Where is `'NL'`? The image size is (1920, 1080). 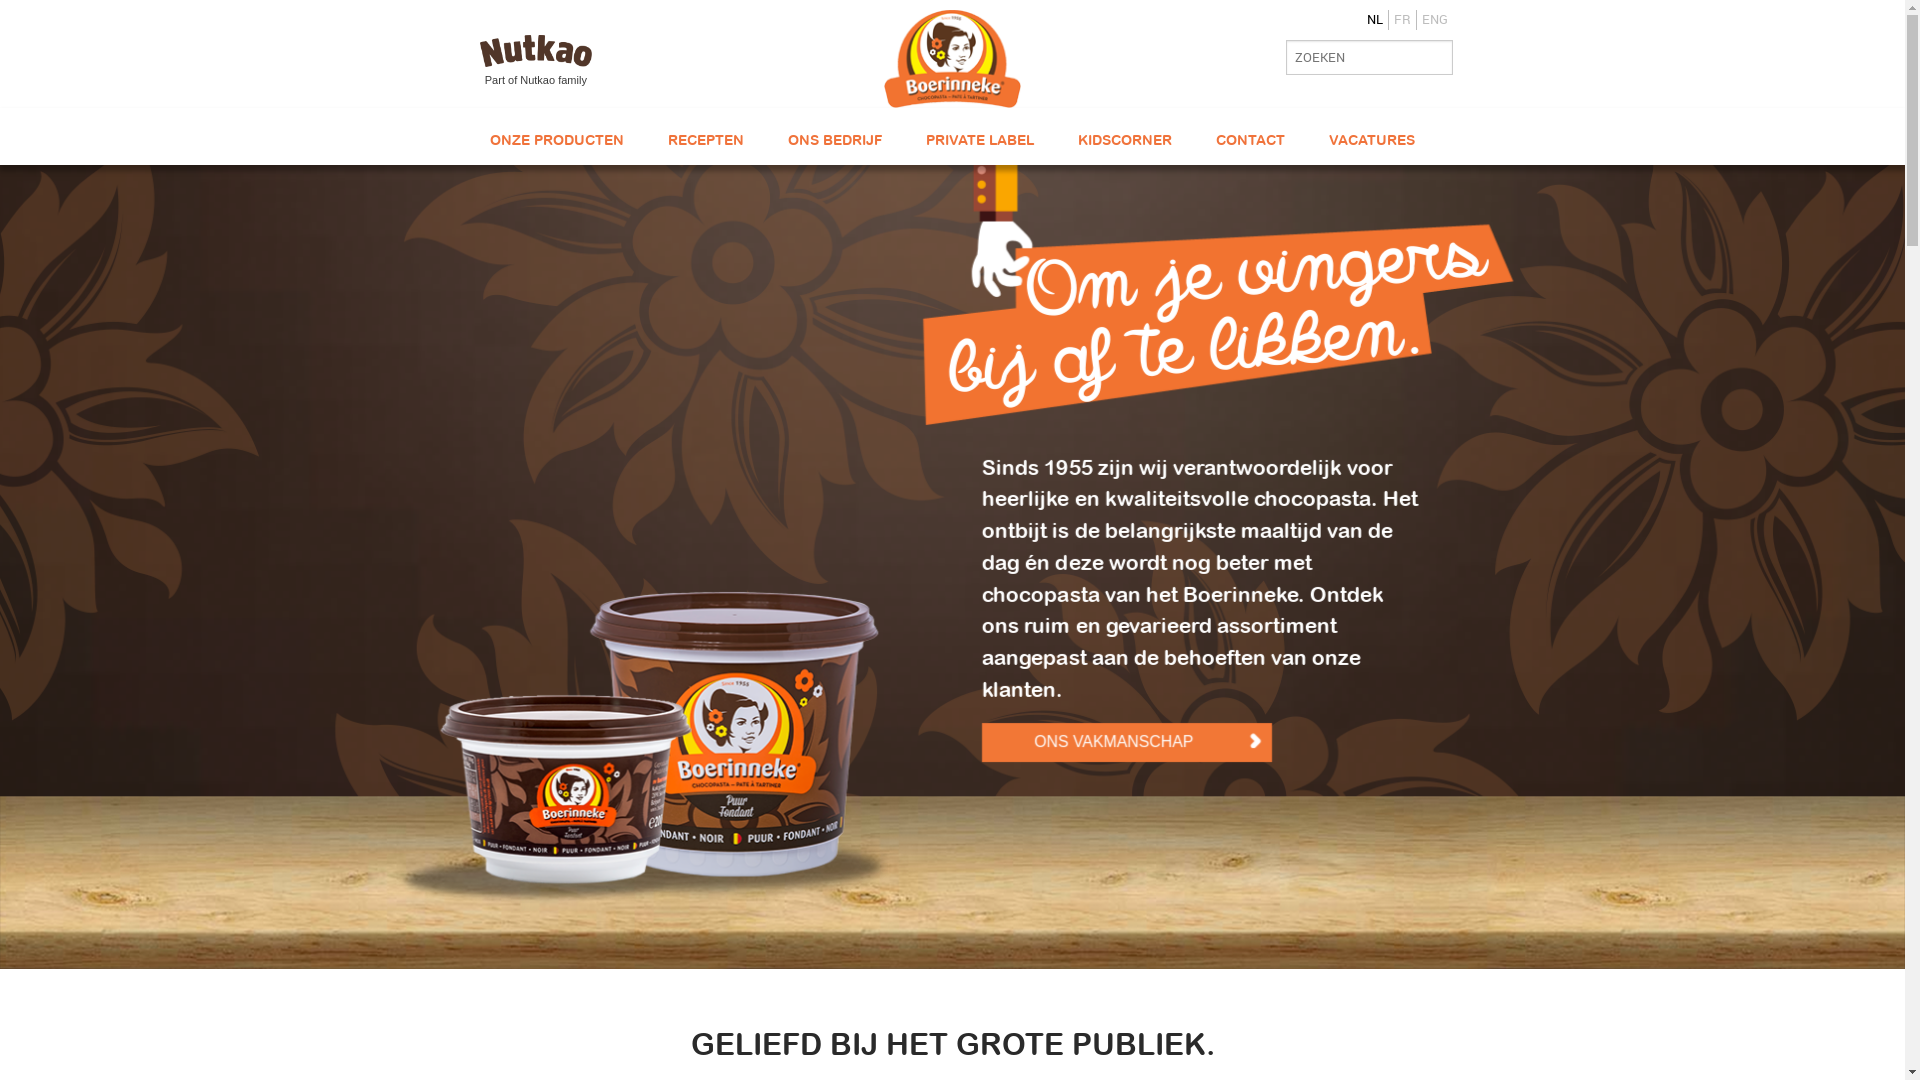 'NL' is located at coordinates (1372, 19).